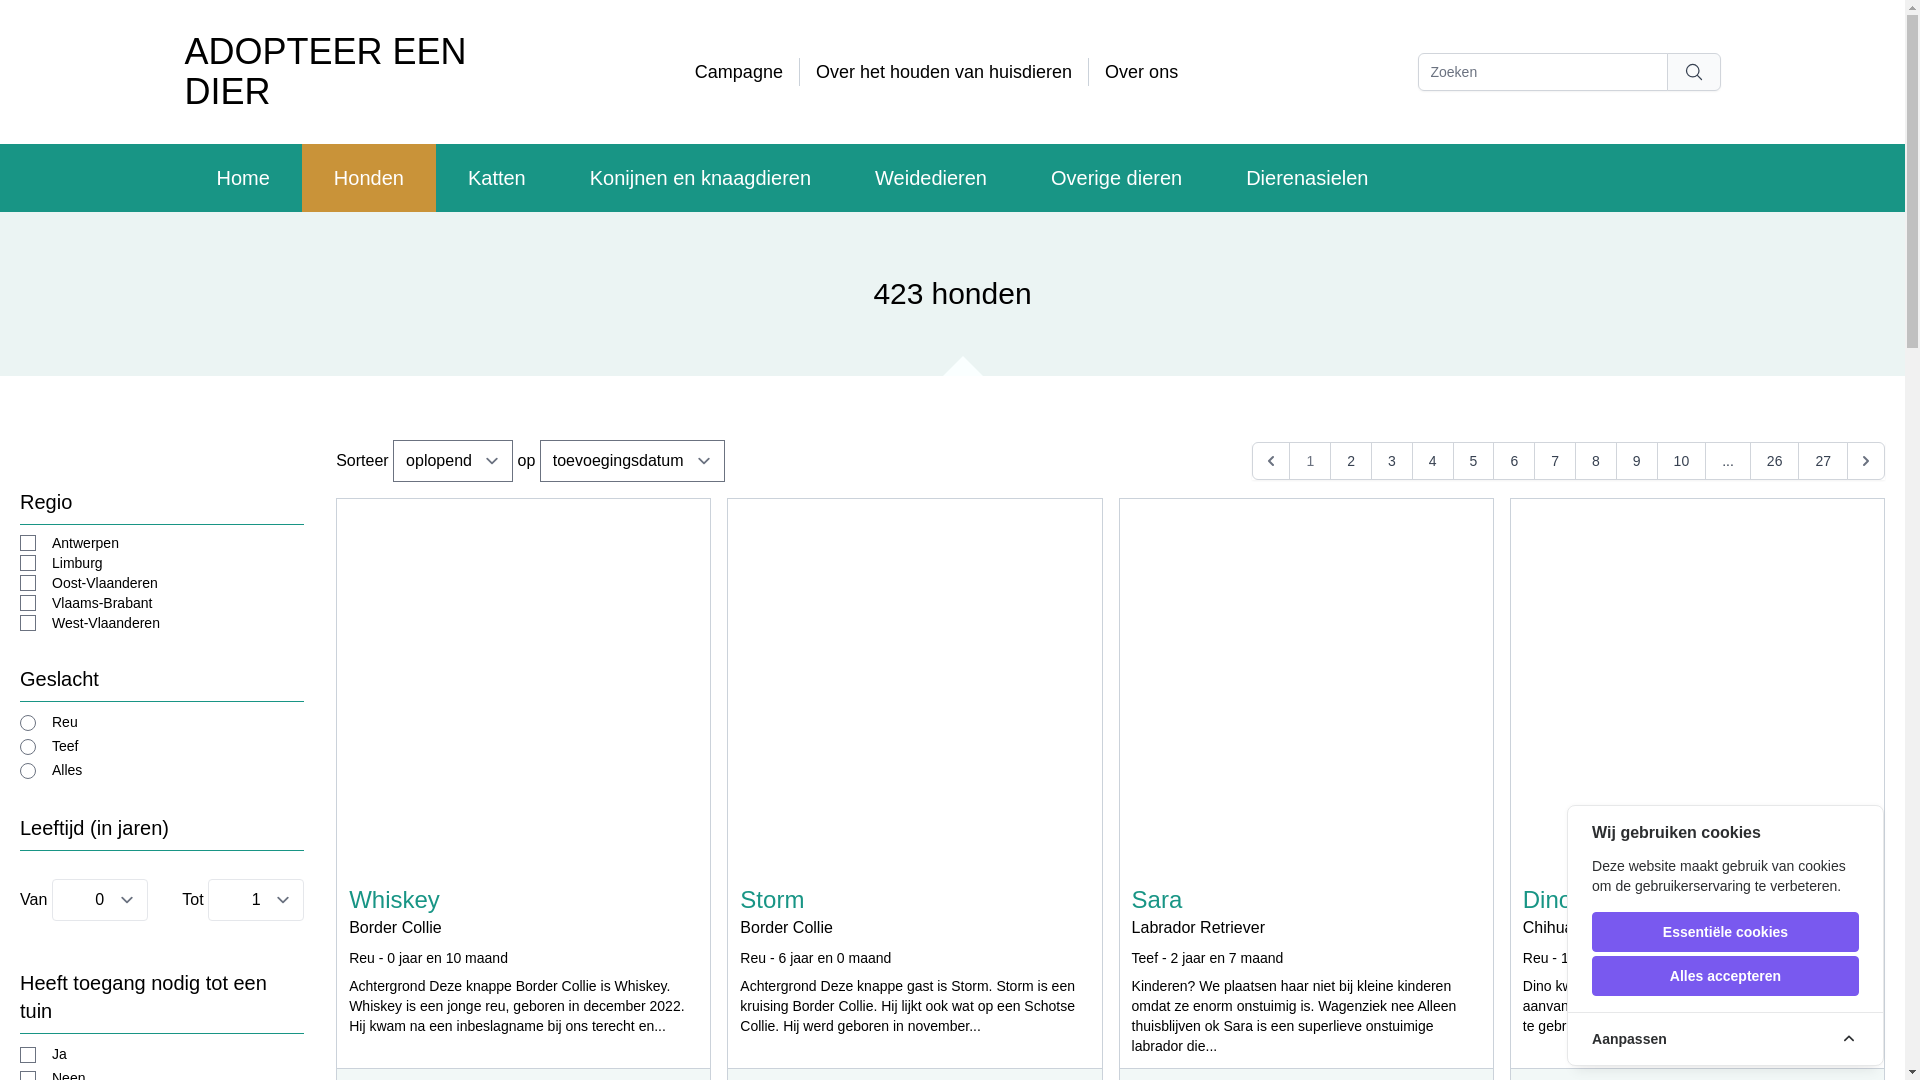  I want to click on 'Aanpassen', so click(1724, 1037).